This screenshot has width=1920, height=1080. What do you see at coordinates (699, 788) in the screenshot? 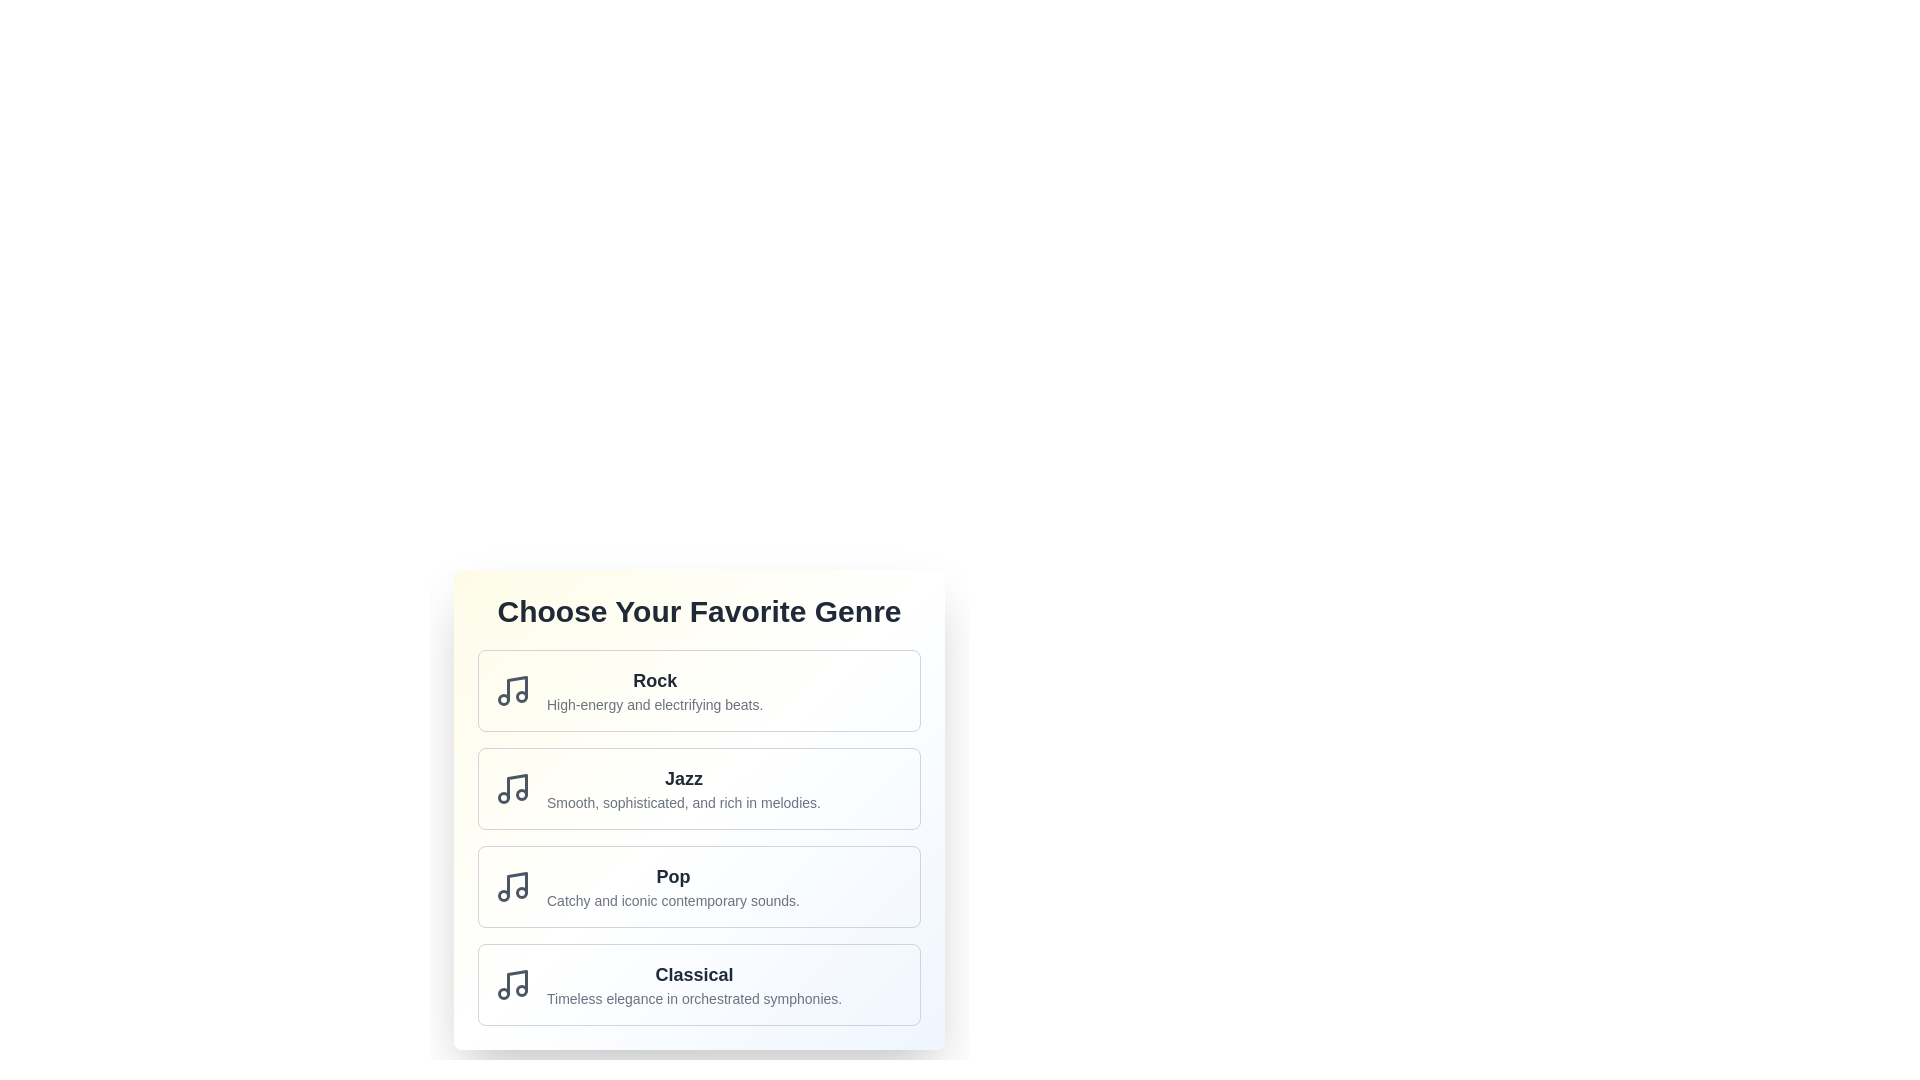
I see `the selectable list item labeled 'Jazz'` at bounding box center [699, 788].